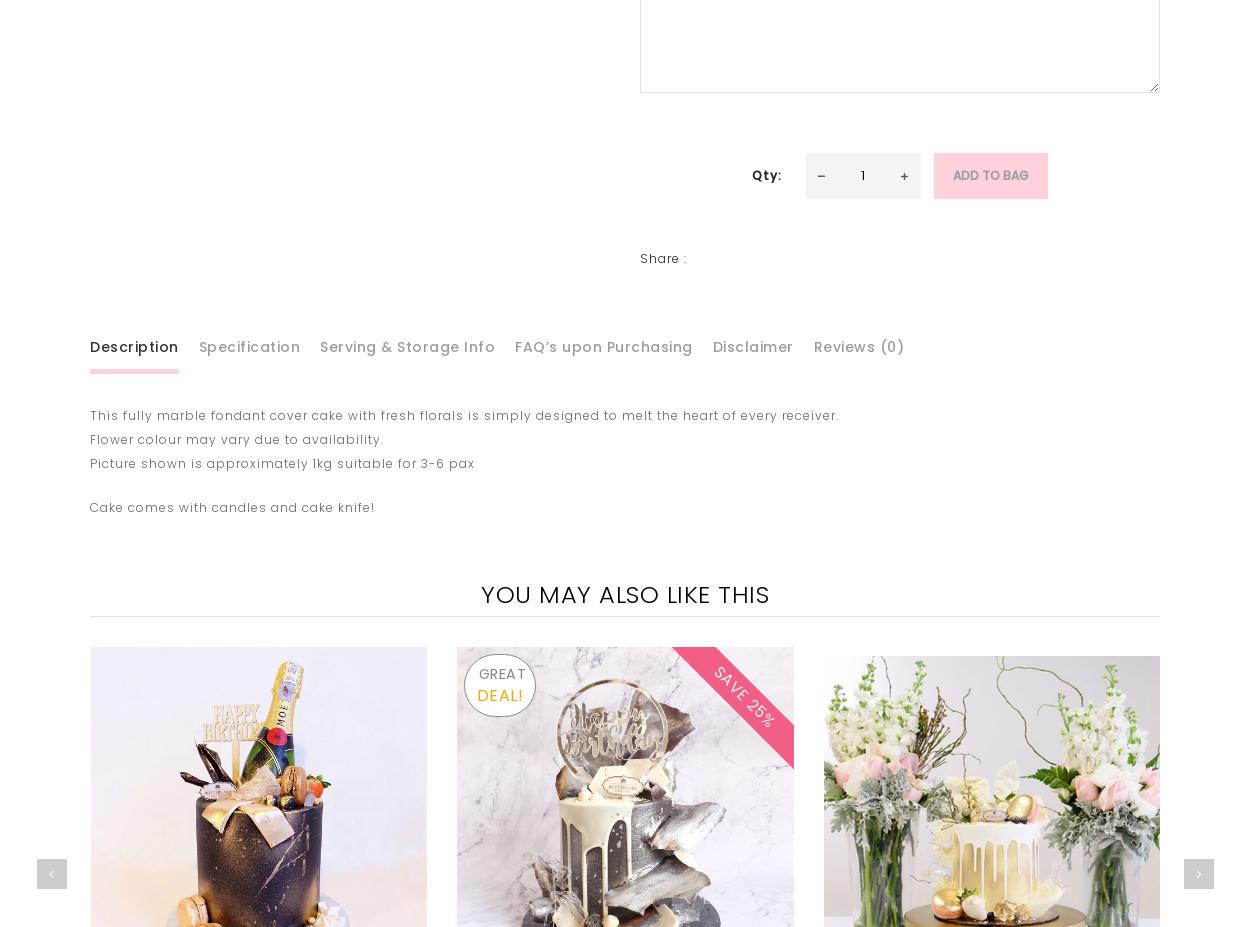  Describe the element at coordinates (407, 344) in the screenshot. I see `'Serving & Storage Info'` at that location.